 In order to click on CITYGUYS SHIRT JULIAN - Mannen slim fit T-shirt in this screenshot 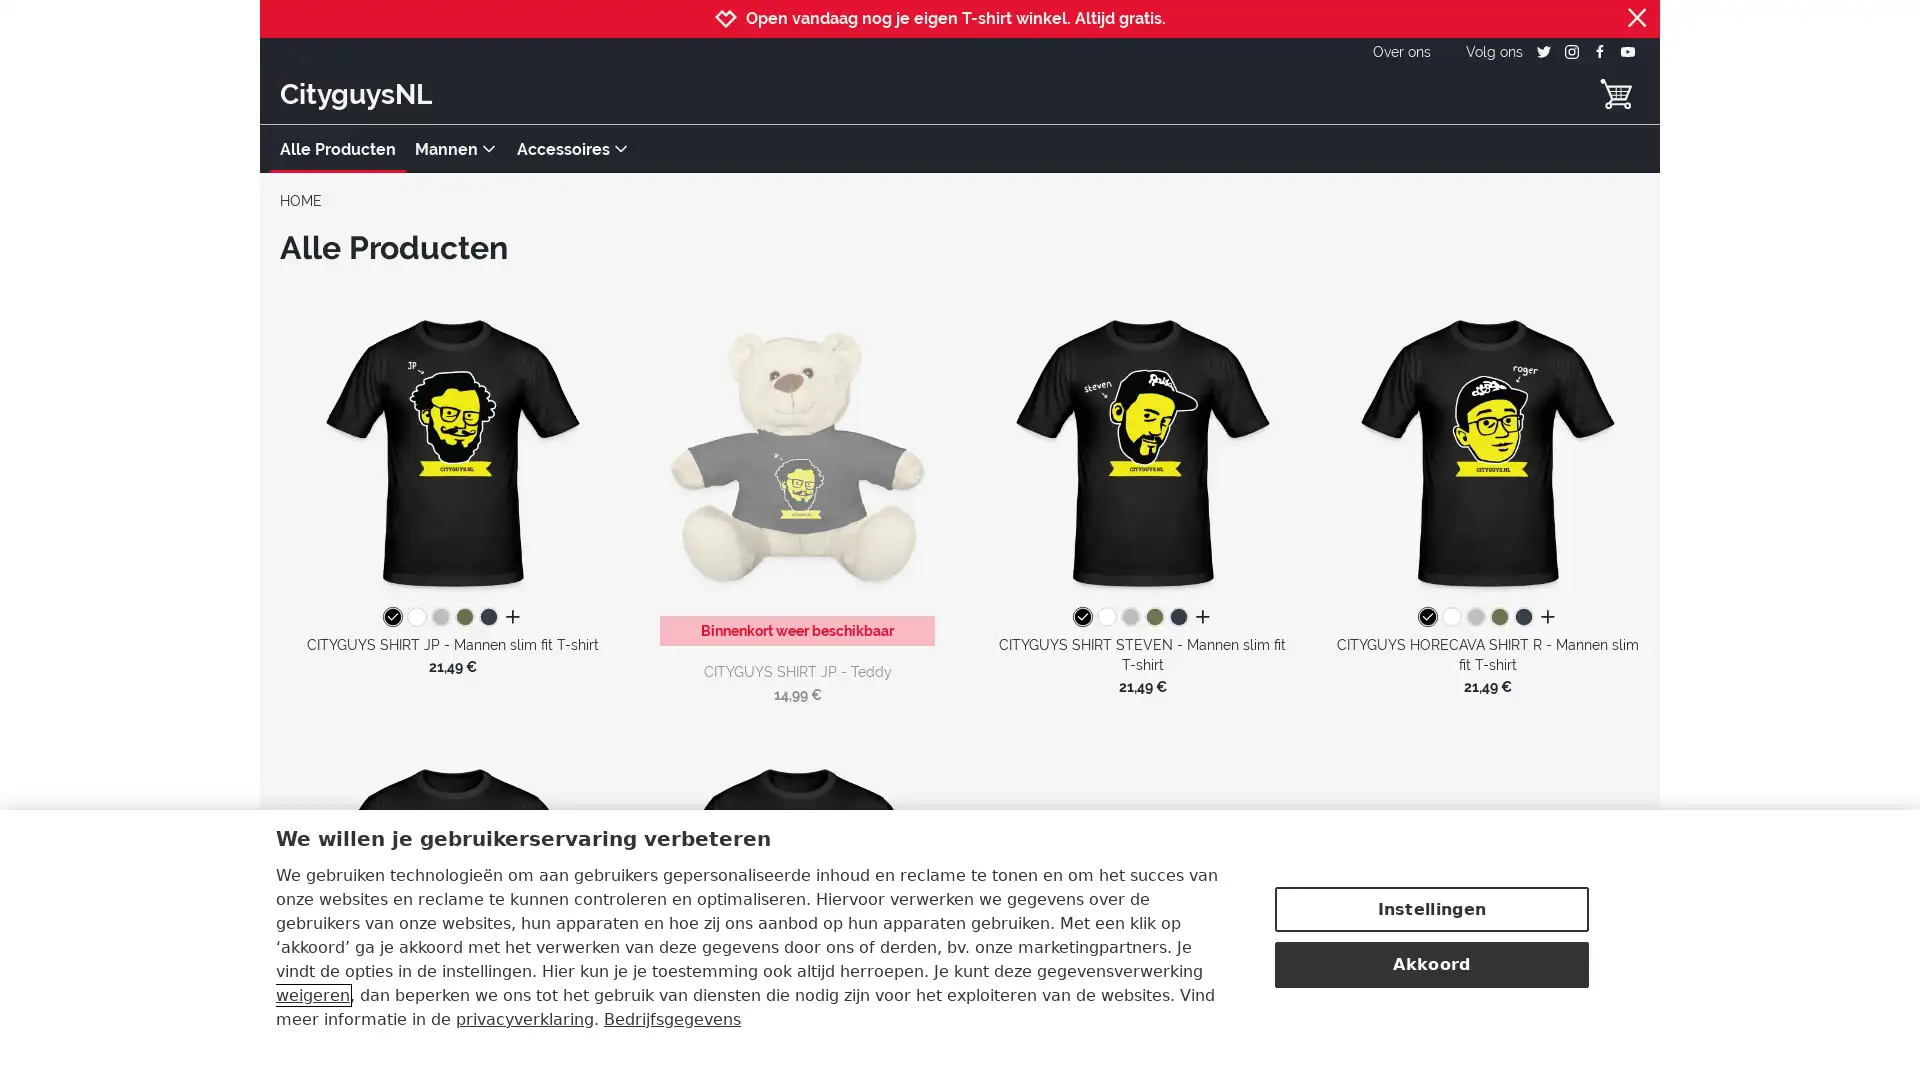, I will do `click(451, 898)`.